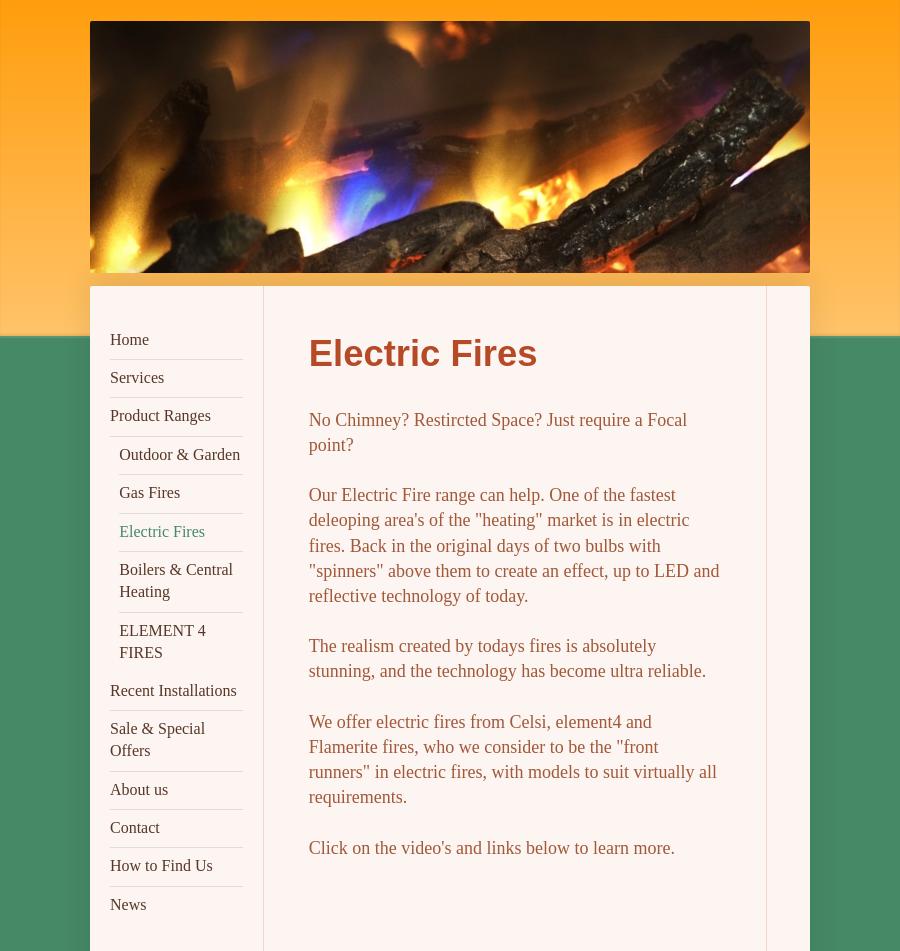  Describe the element at coordinates (129, 338) in the screenshot. I see `'Home'` at that location.